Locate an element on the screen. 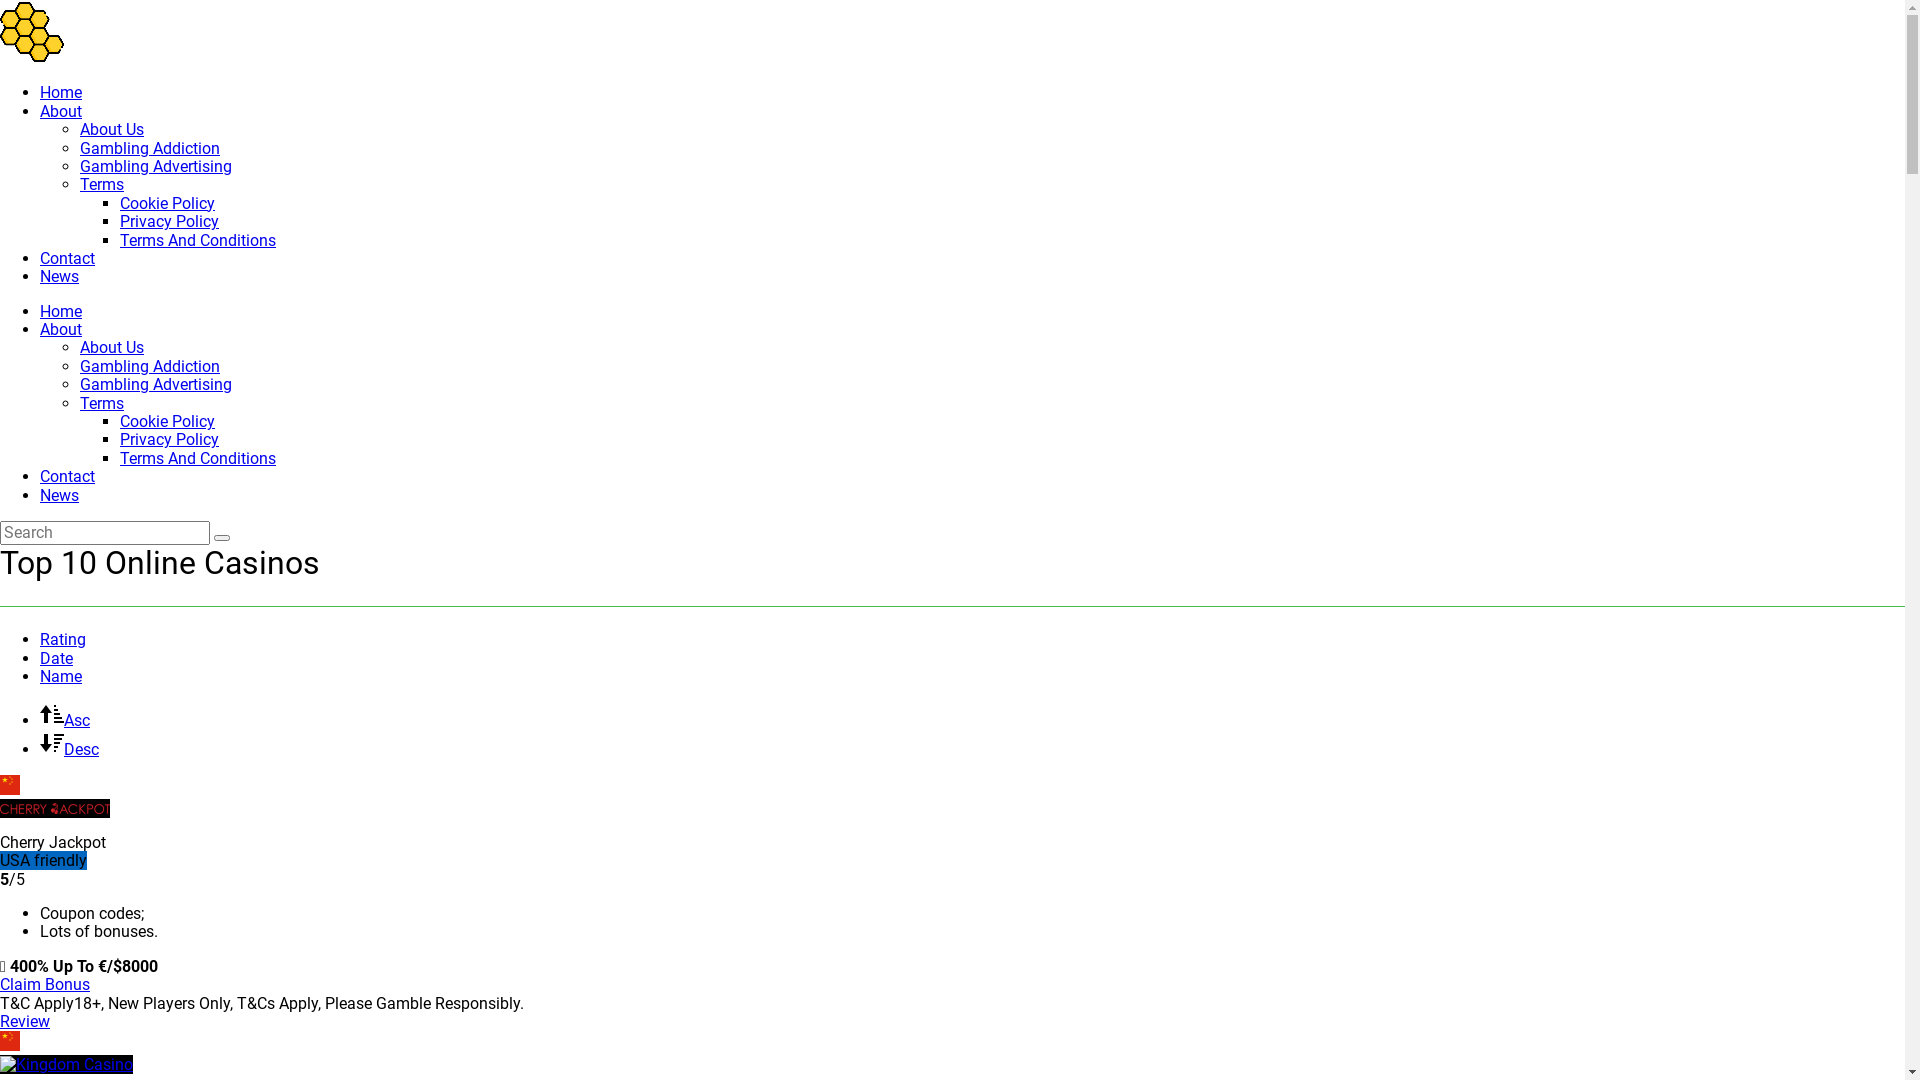 This screenshot has width=1920, height=1080. 'Privacy Policy' is located at coordinates (169, 438).